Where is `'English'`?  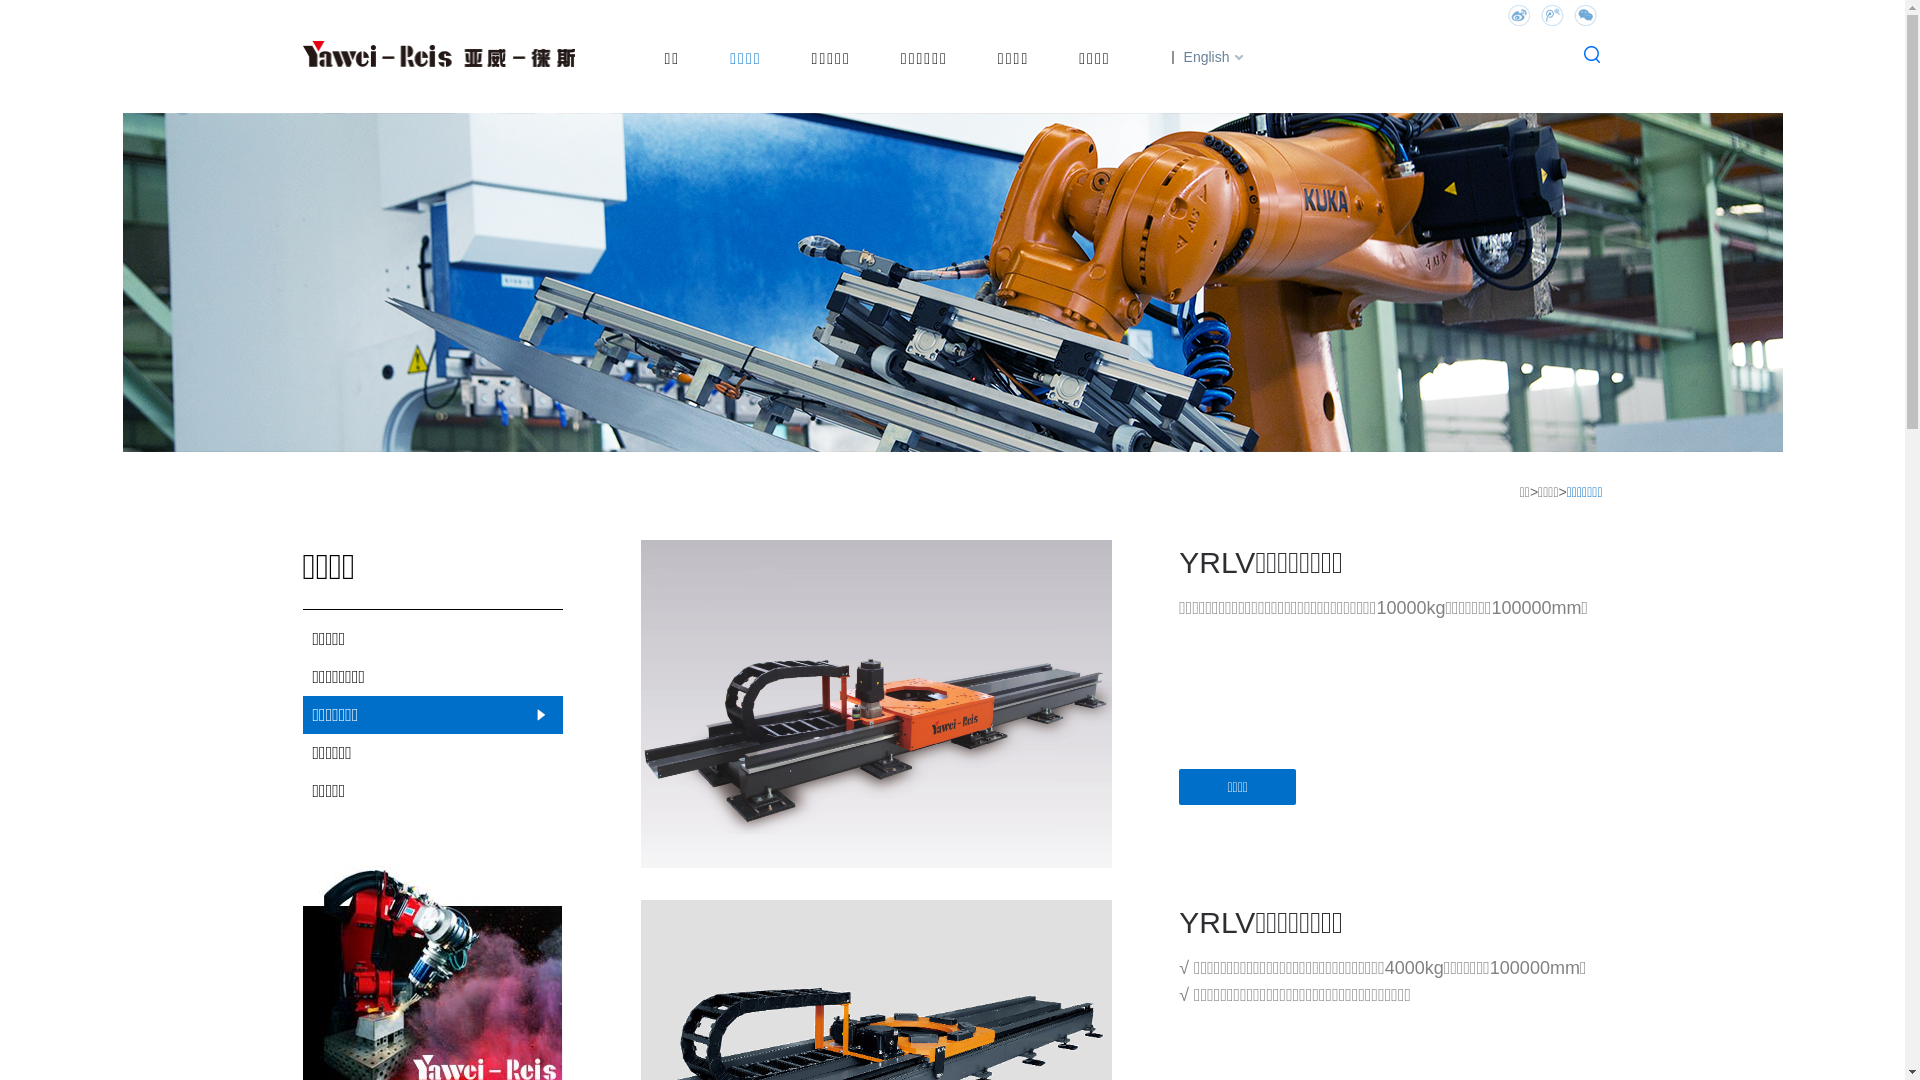
'English' is located at coordinates (1201, 56).